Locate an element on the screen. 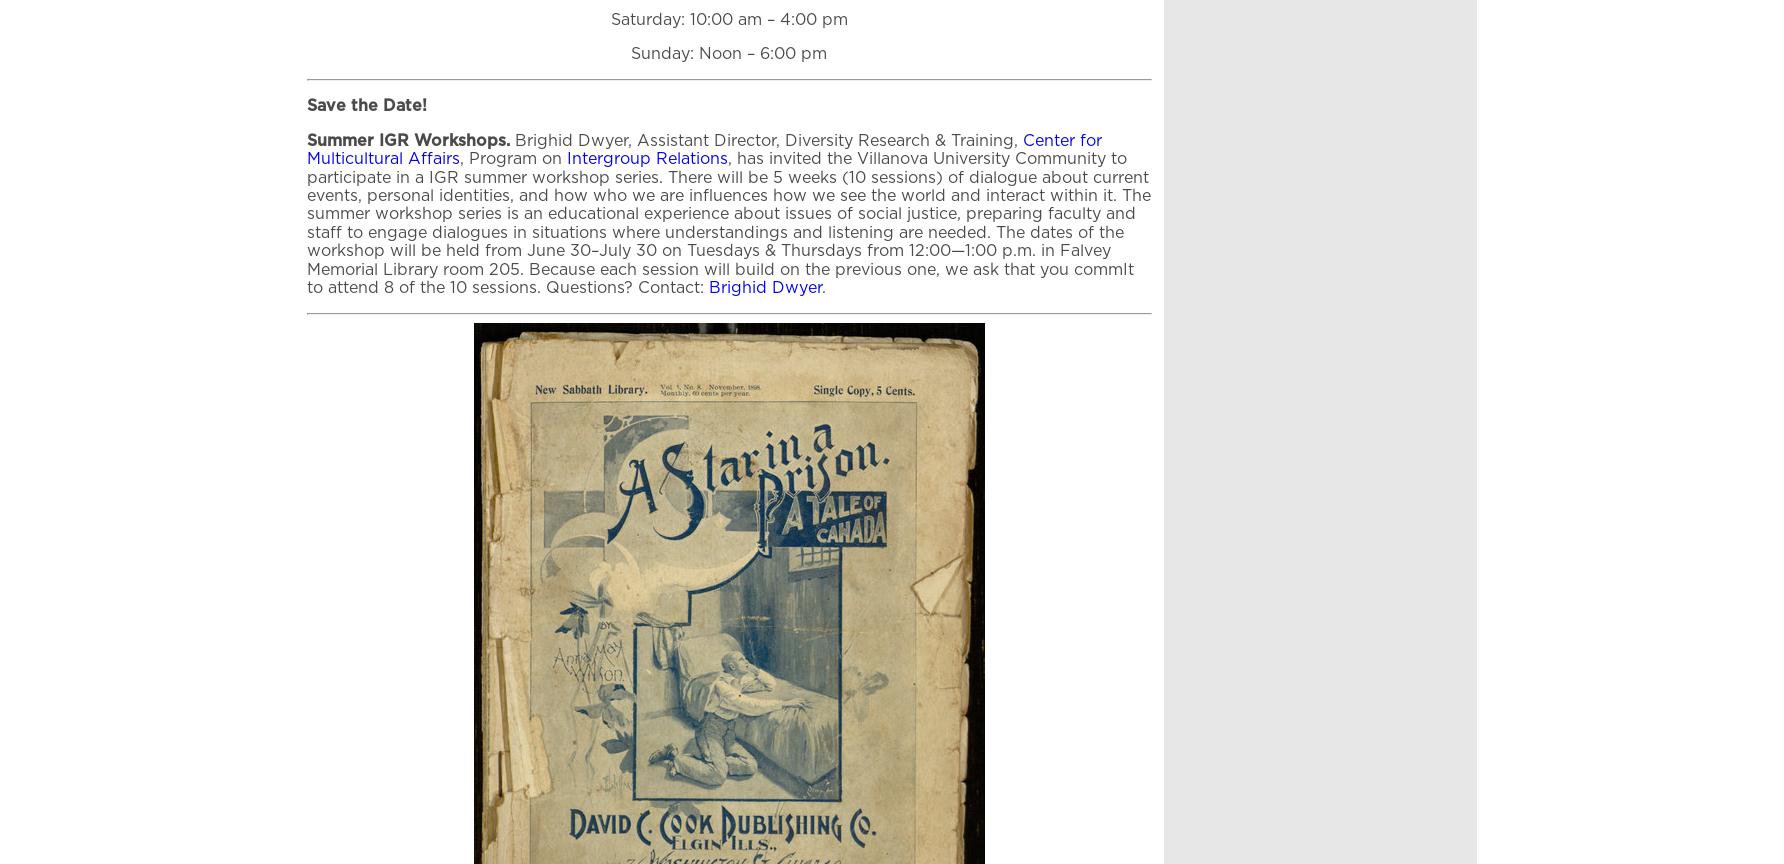  'Center for Multicultural Affairs' is located at coordinates (704, 148).